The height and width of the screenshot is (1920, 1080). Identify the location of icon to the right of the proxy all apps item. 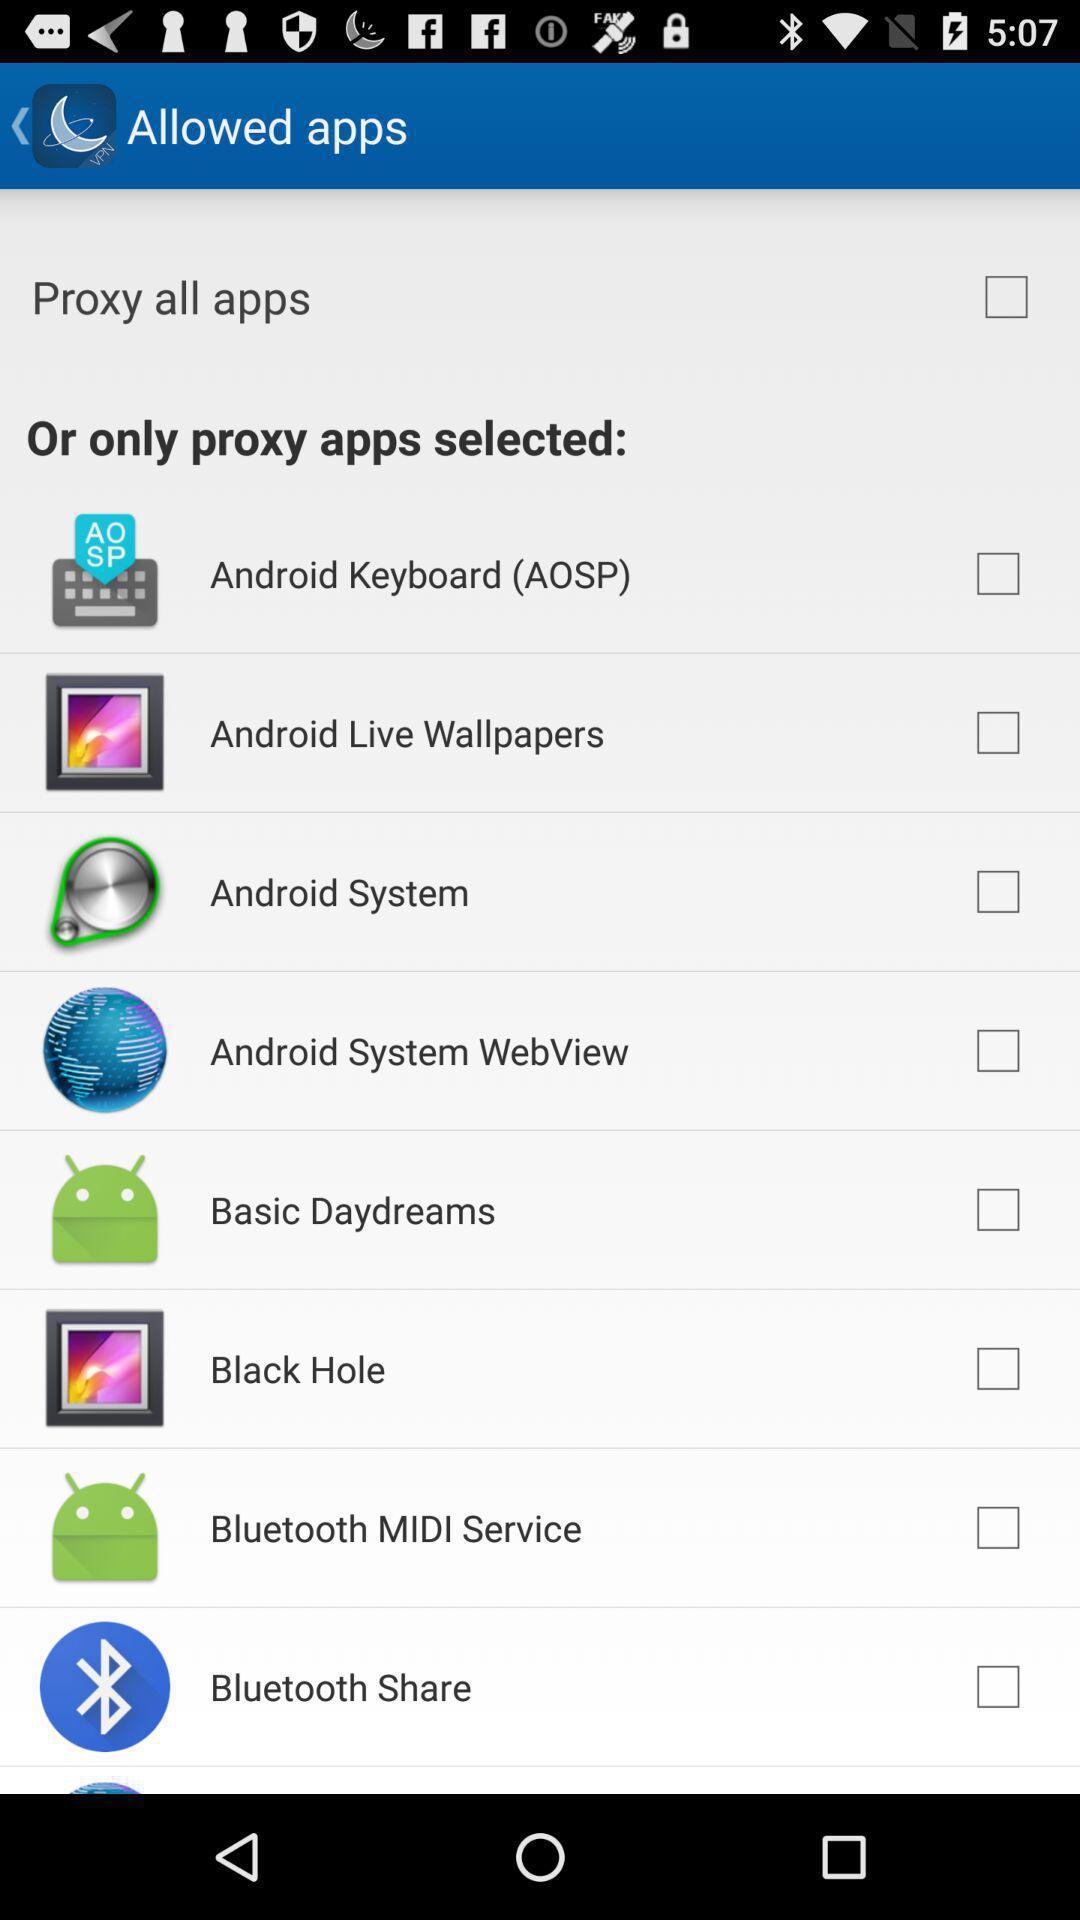
(1006, 296).